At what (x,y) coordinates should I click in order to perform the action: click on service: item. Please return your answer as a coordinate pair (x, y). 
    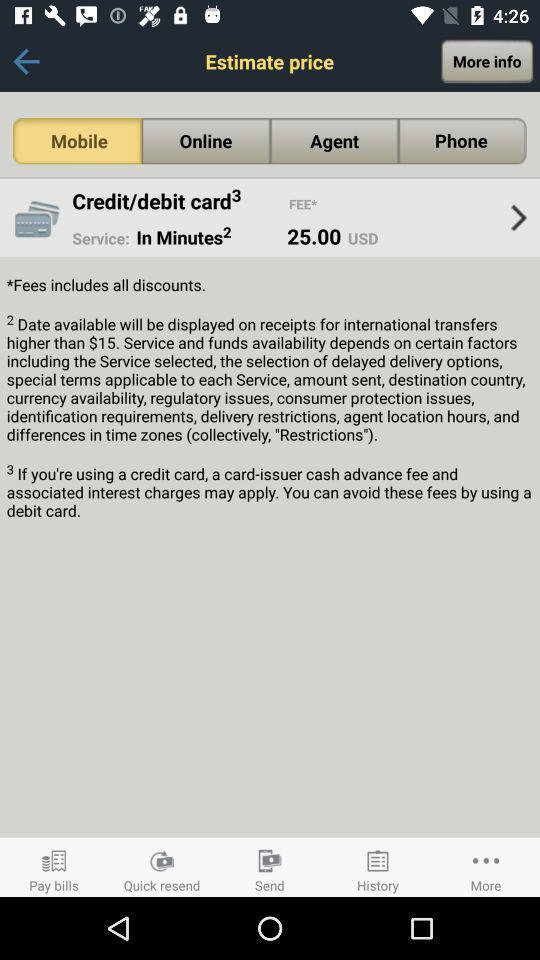
    Looking at the image, I should click on (100, 238).